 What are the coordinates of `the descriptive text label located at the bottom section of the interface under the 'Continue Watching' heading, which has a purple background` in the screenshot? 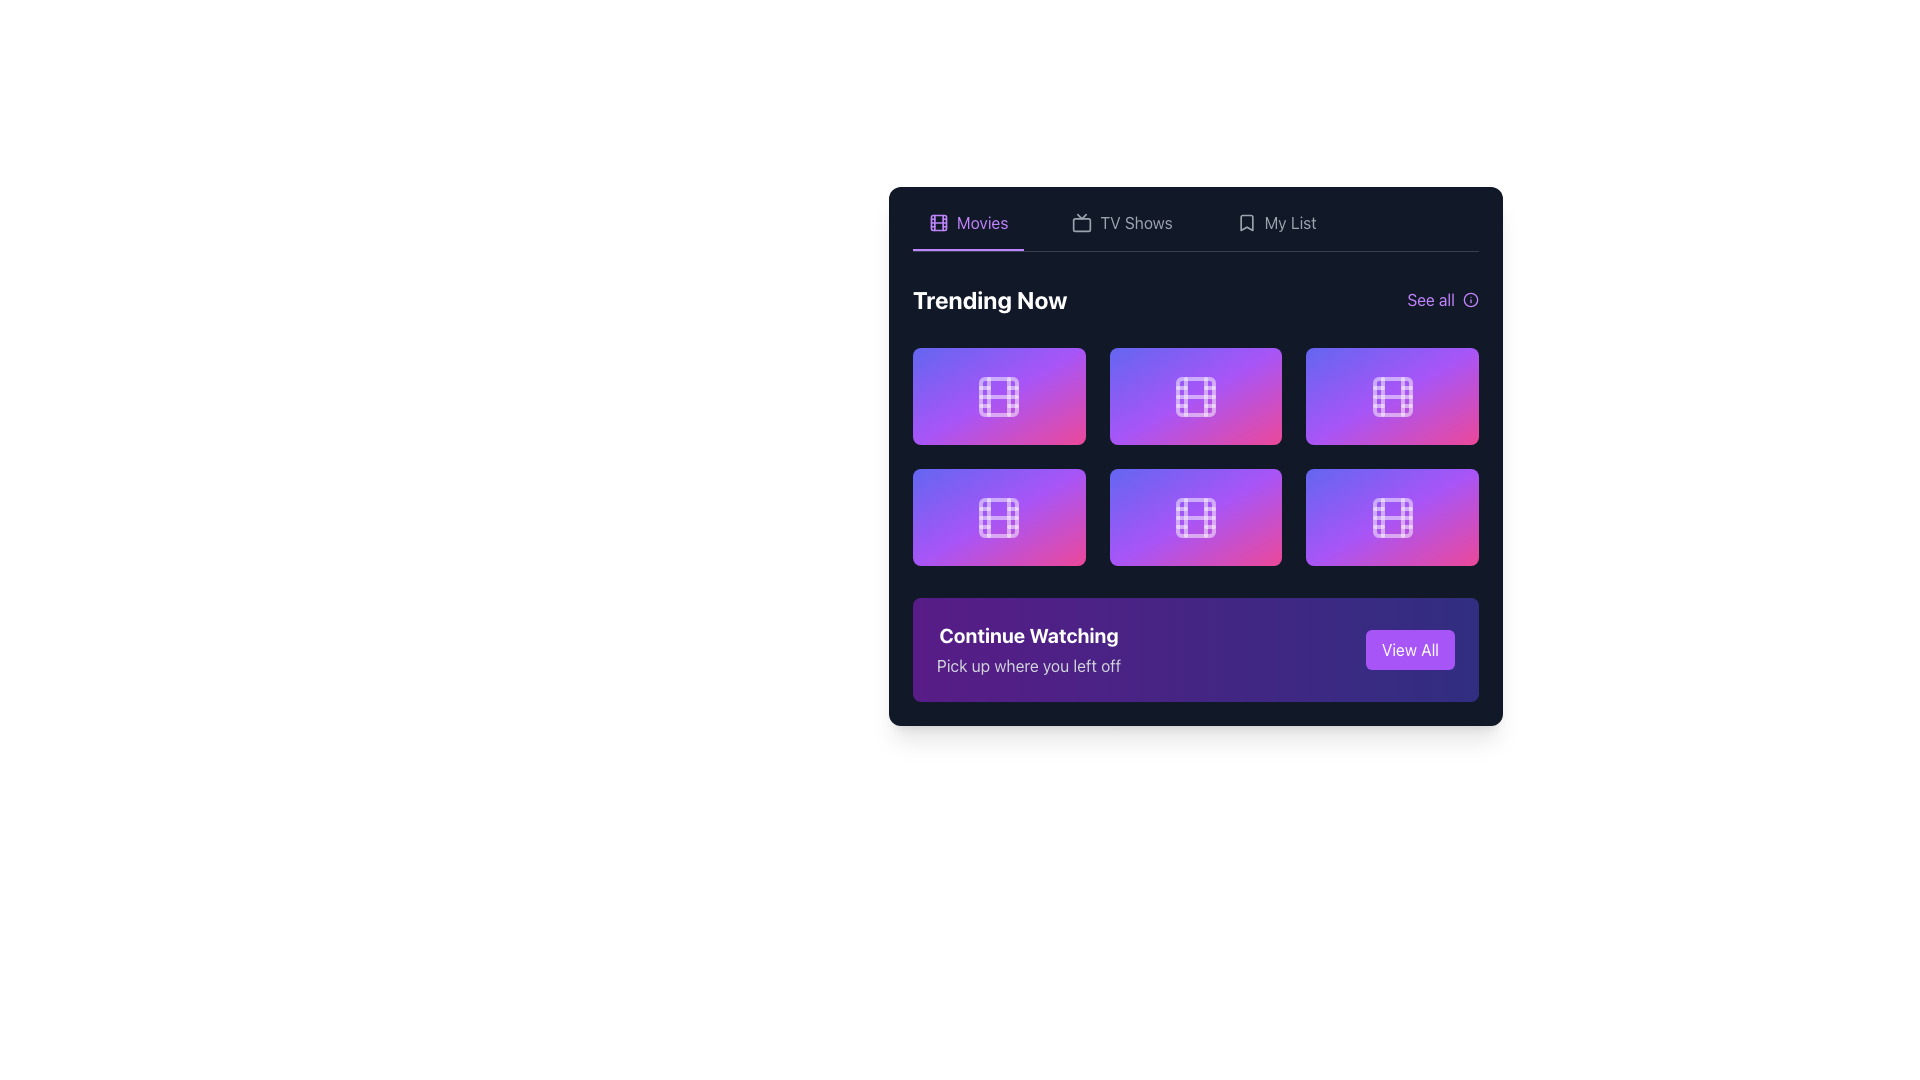 It's located at (1029, 666).